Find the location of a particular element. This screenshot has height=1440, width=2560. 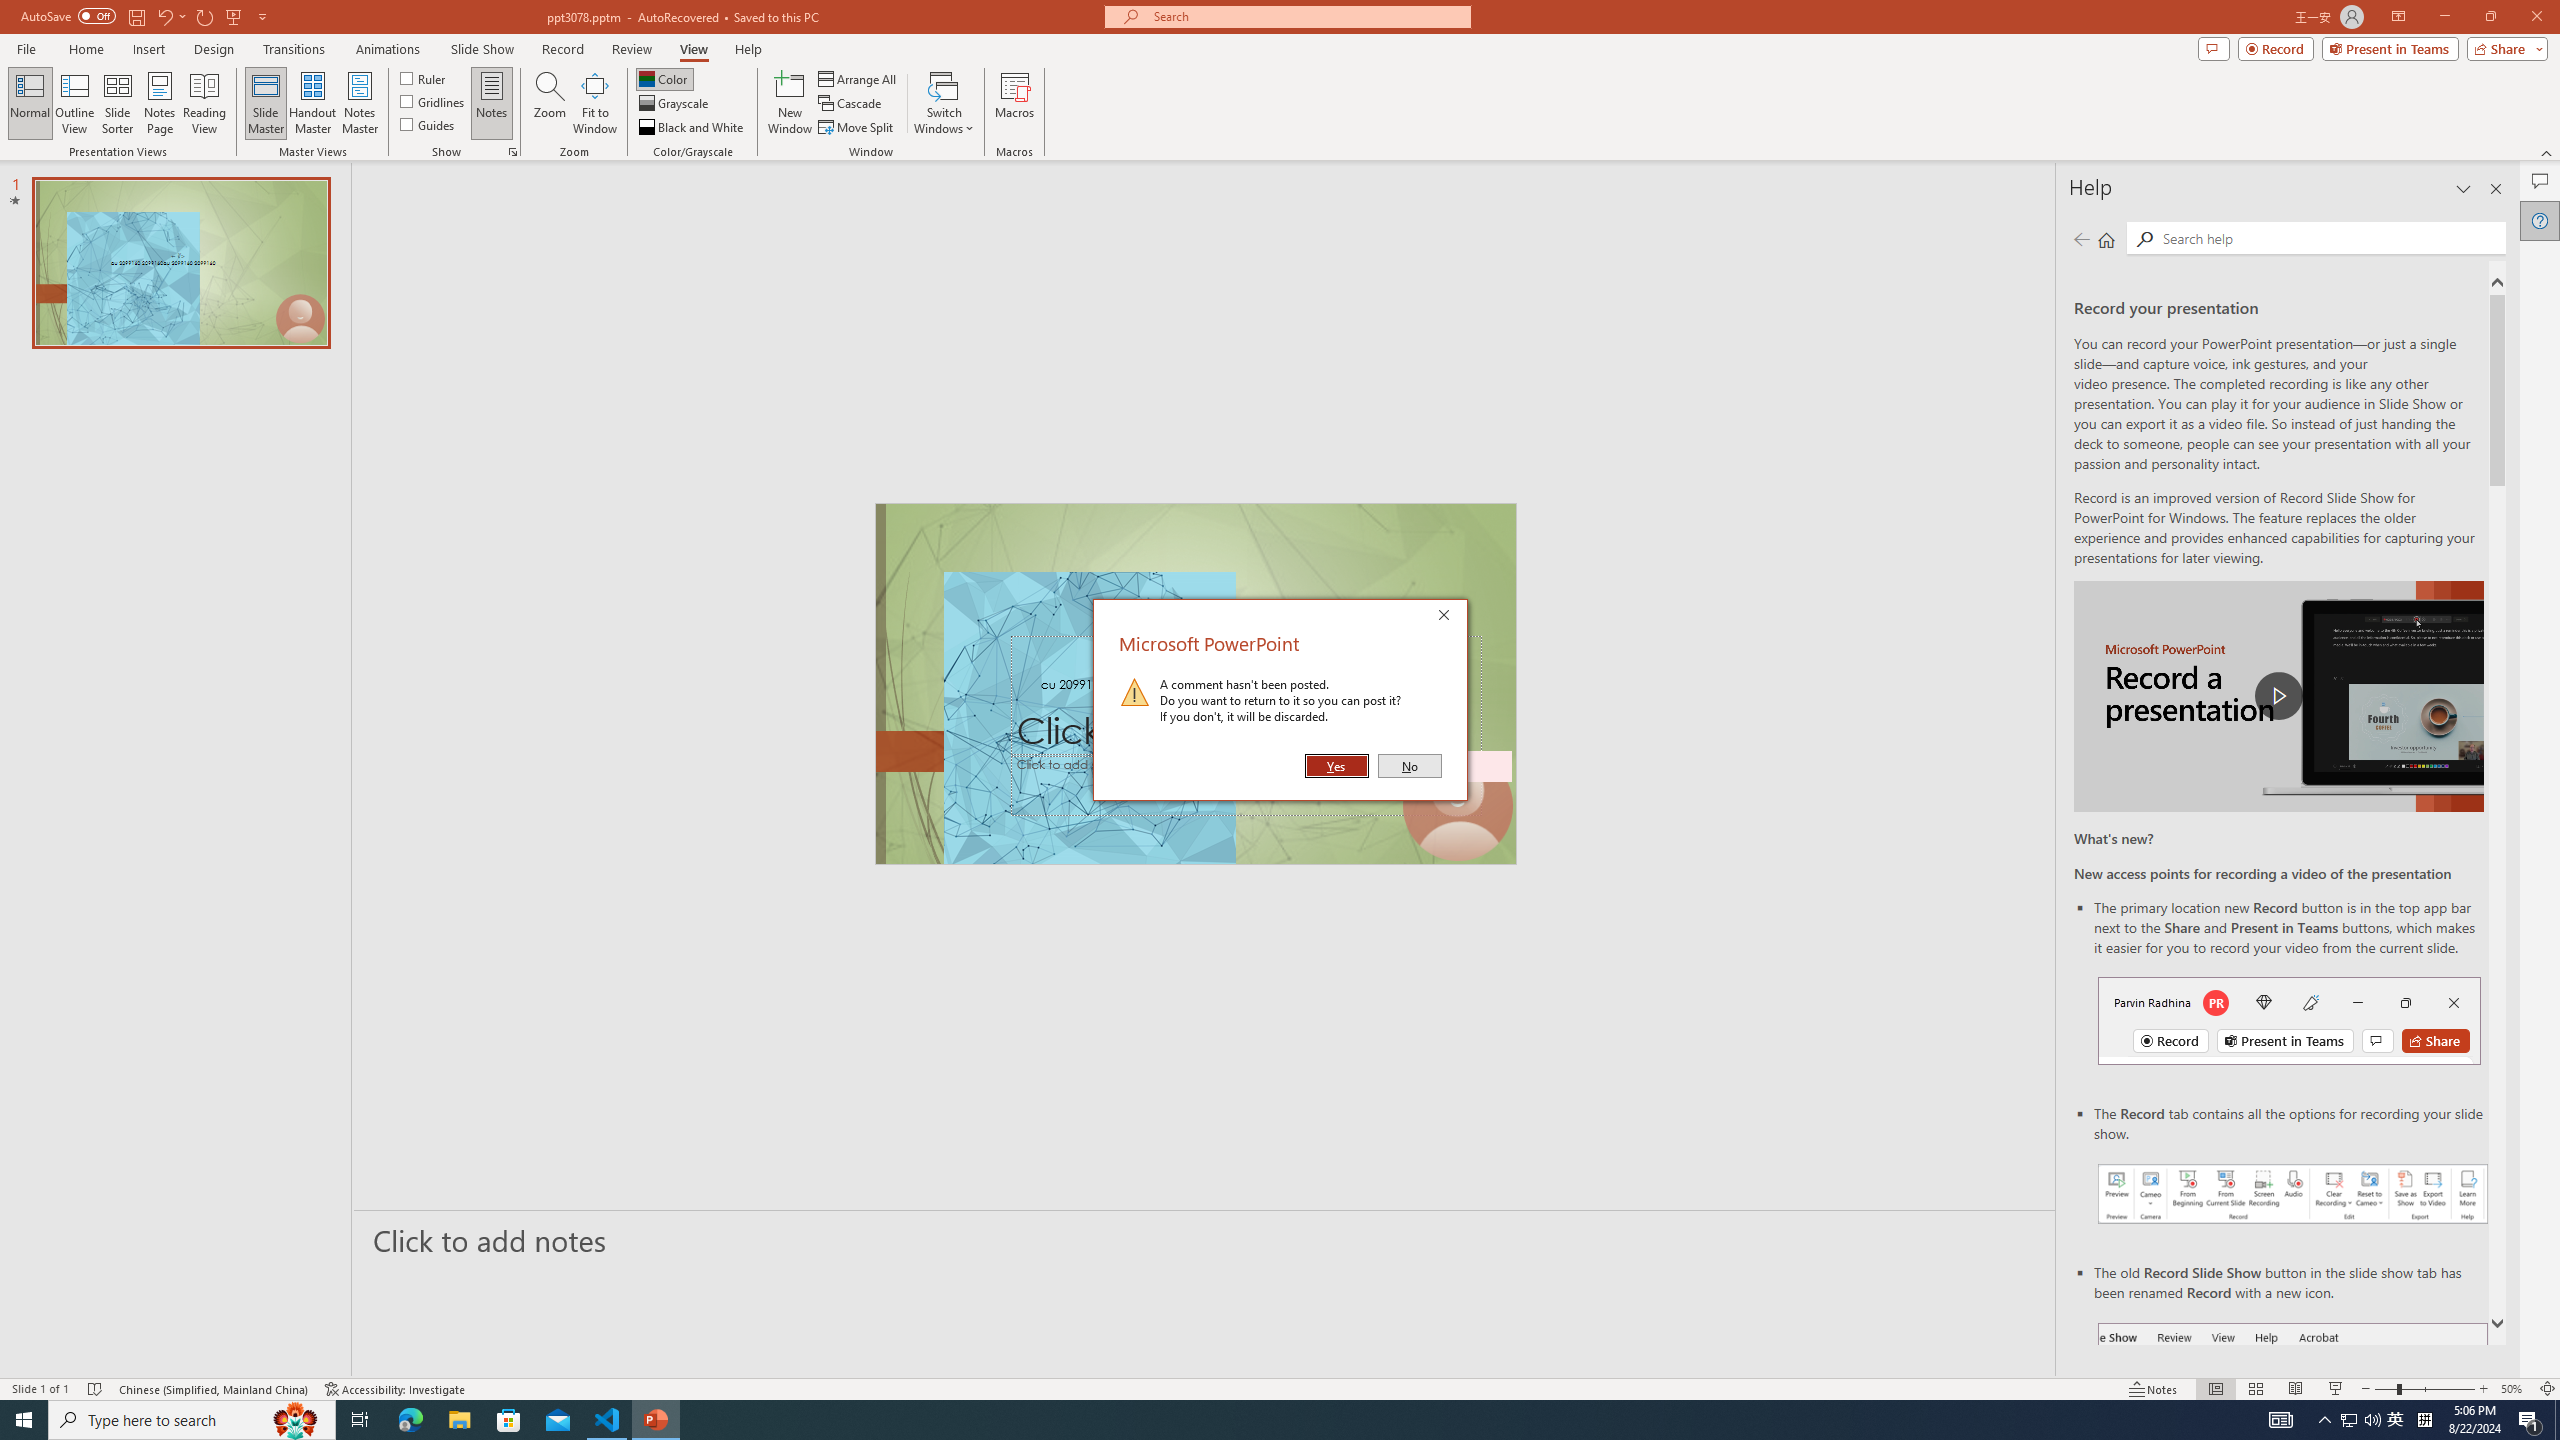

'Warning Icon' is located at coordinates (1134, 690).